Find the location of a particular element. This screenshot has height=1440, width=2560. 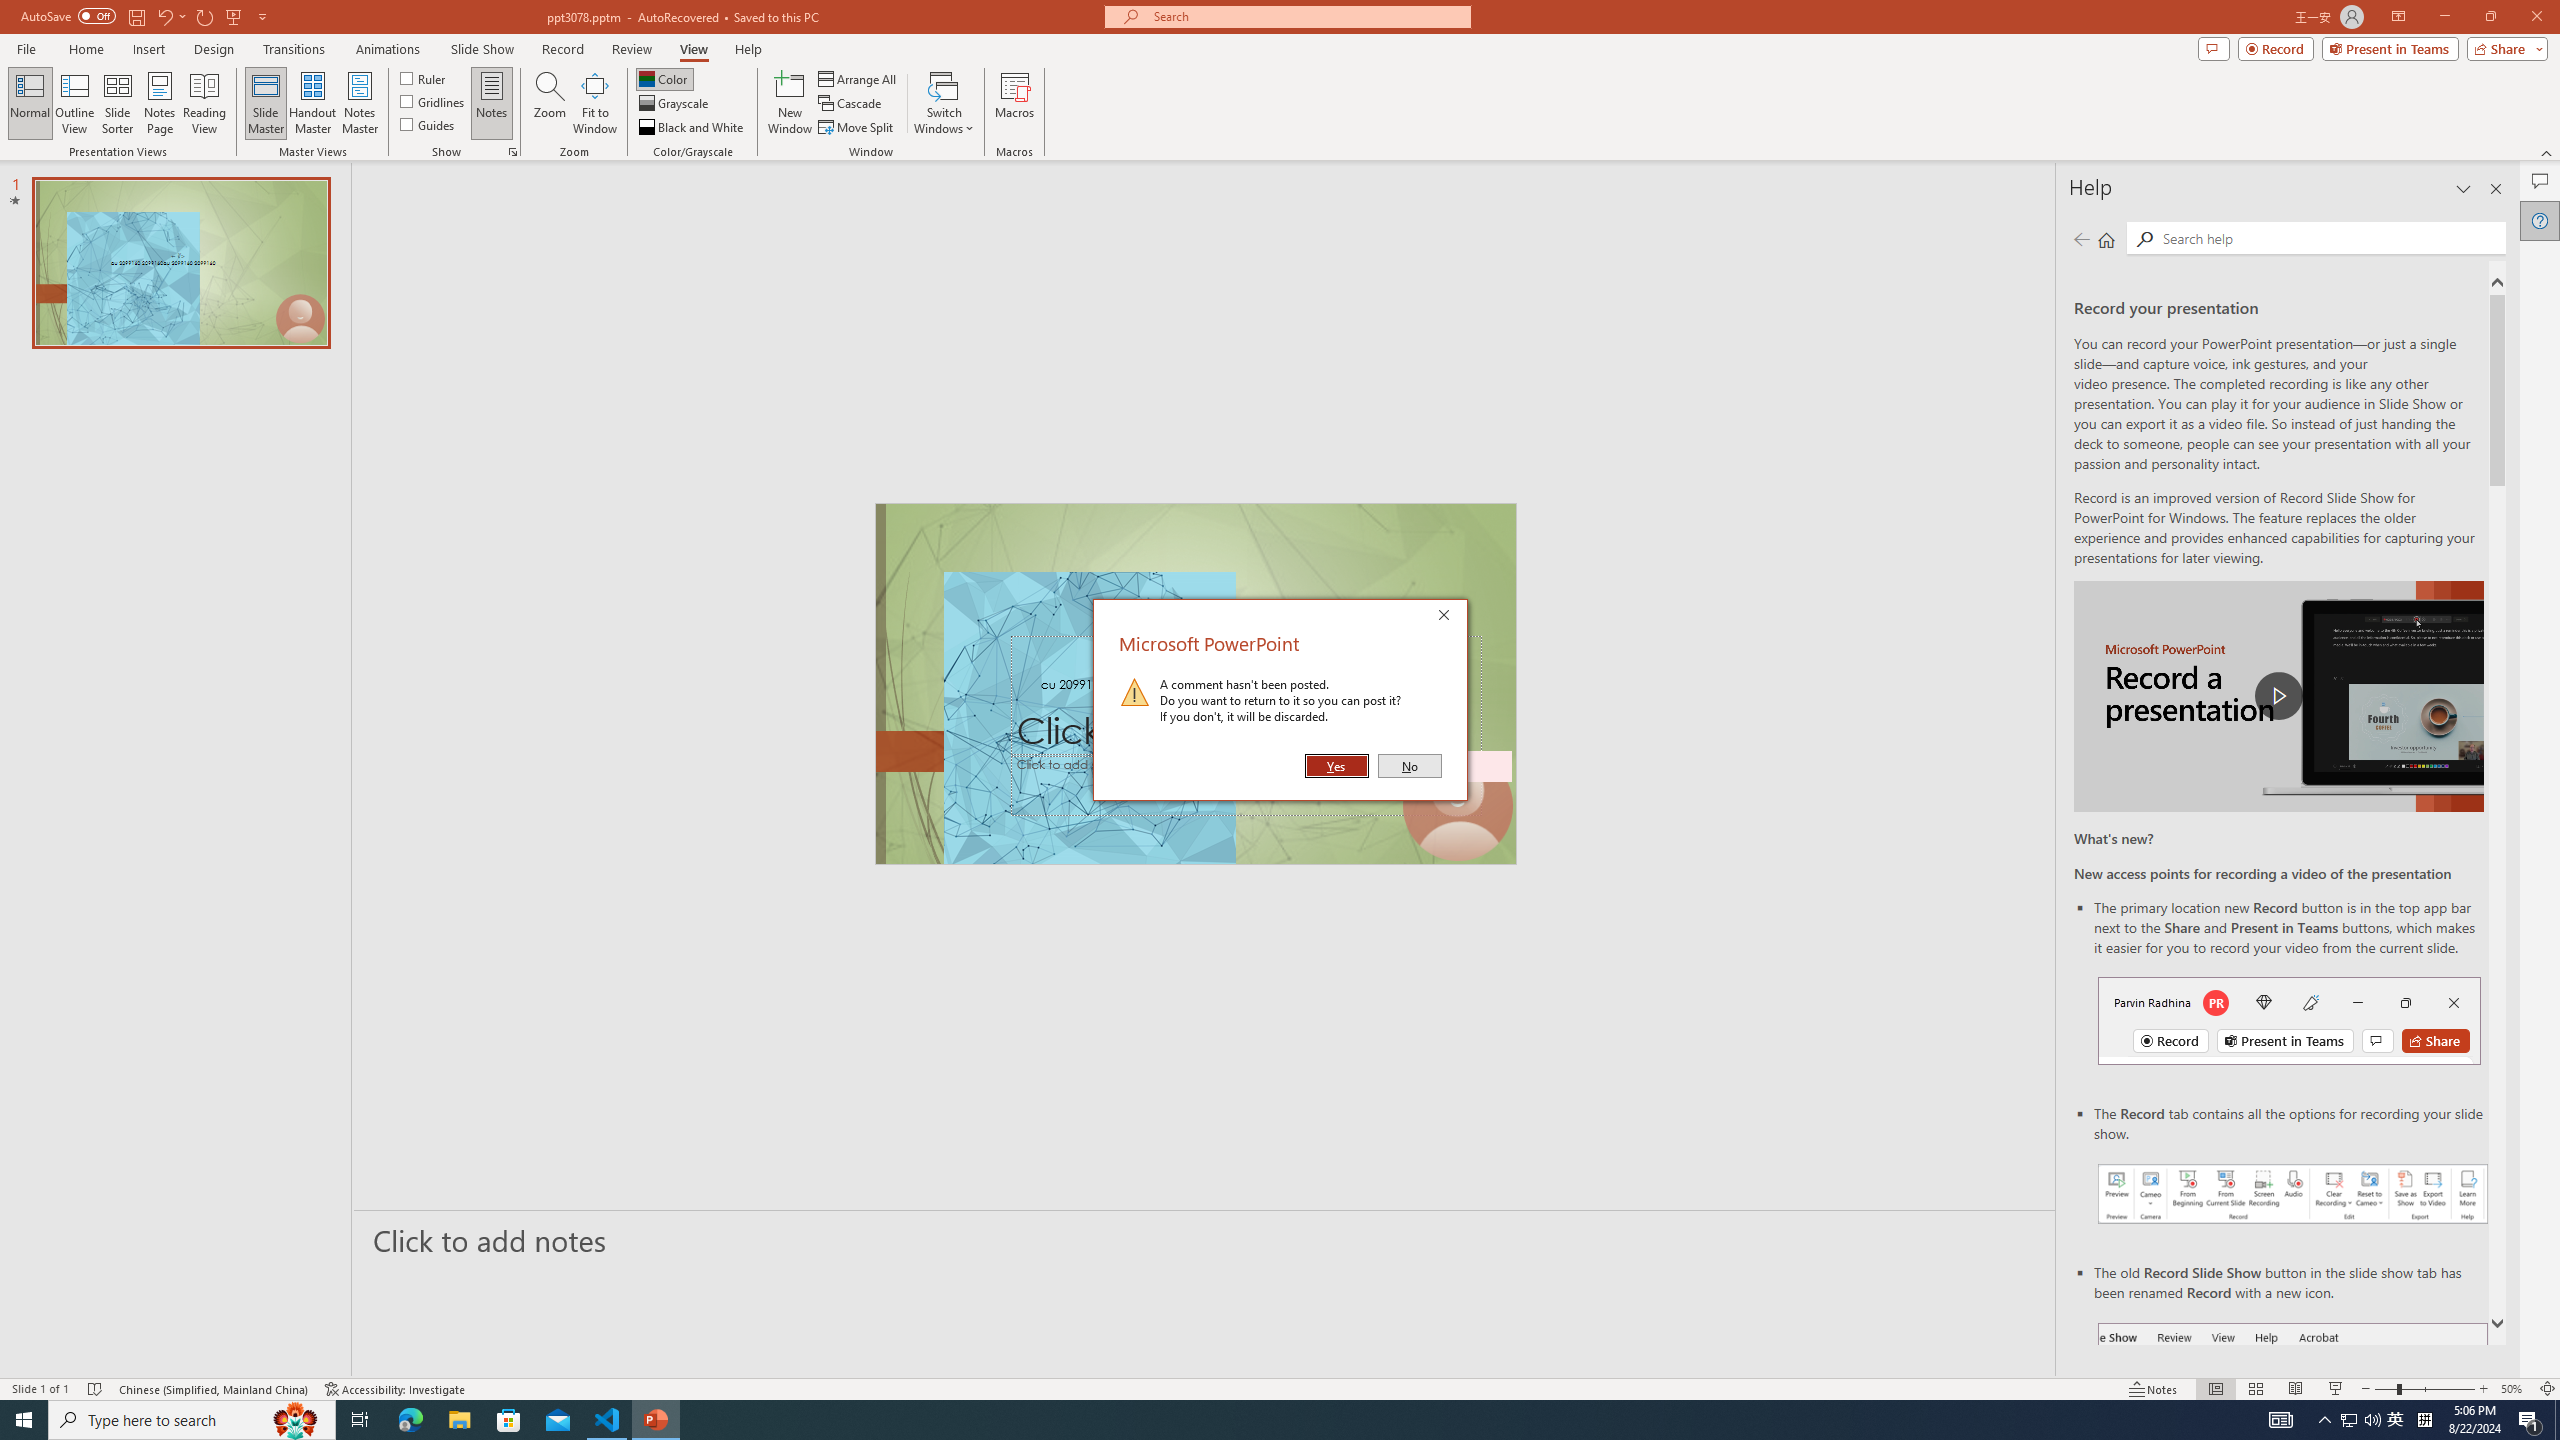

'Warning Icon' is located at coordinates (1134, 690).